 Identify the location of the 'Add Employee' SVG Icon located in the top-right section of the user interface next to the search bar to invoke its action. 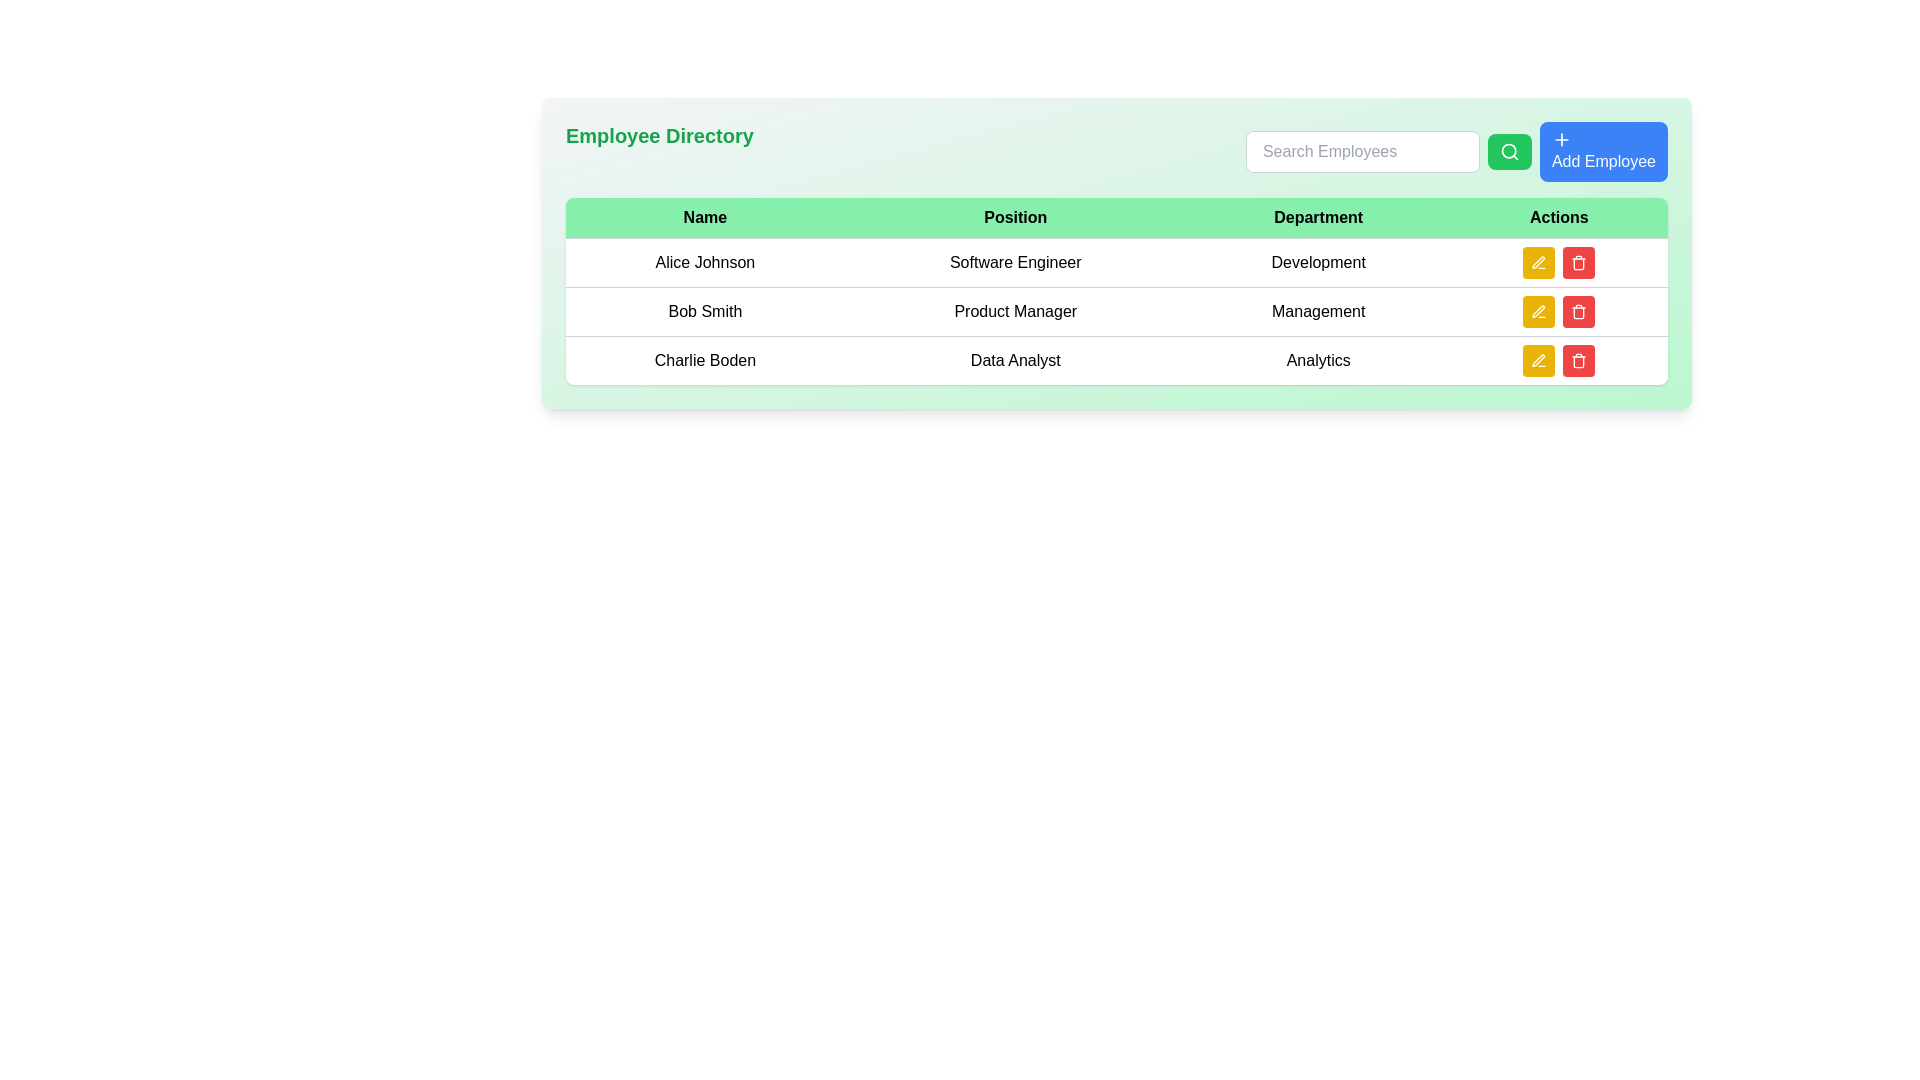
(1560, 138).